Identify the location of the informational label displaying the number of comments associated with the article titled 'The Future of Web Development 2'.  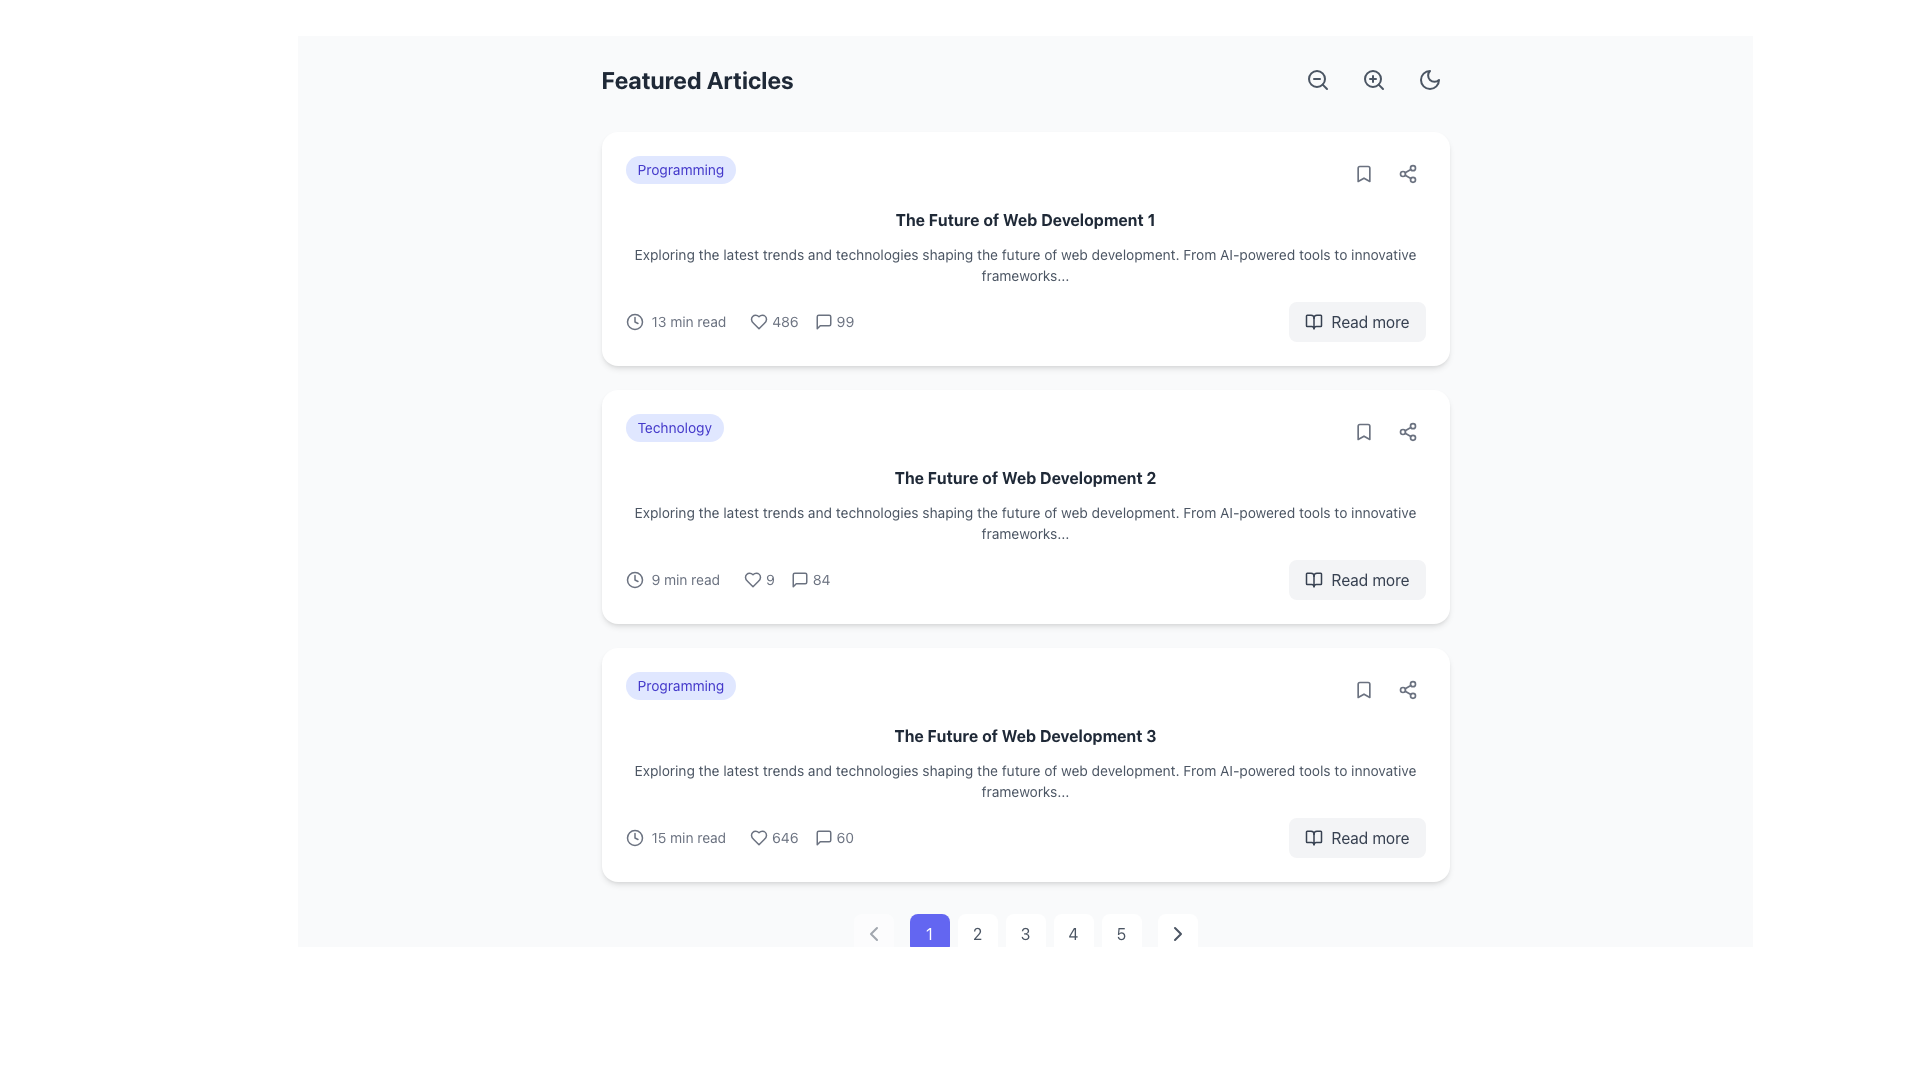
(810, 579).